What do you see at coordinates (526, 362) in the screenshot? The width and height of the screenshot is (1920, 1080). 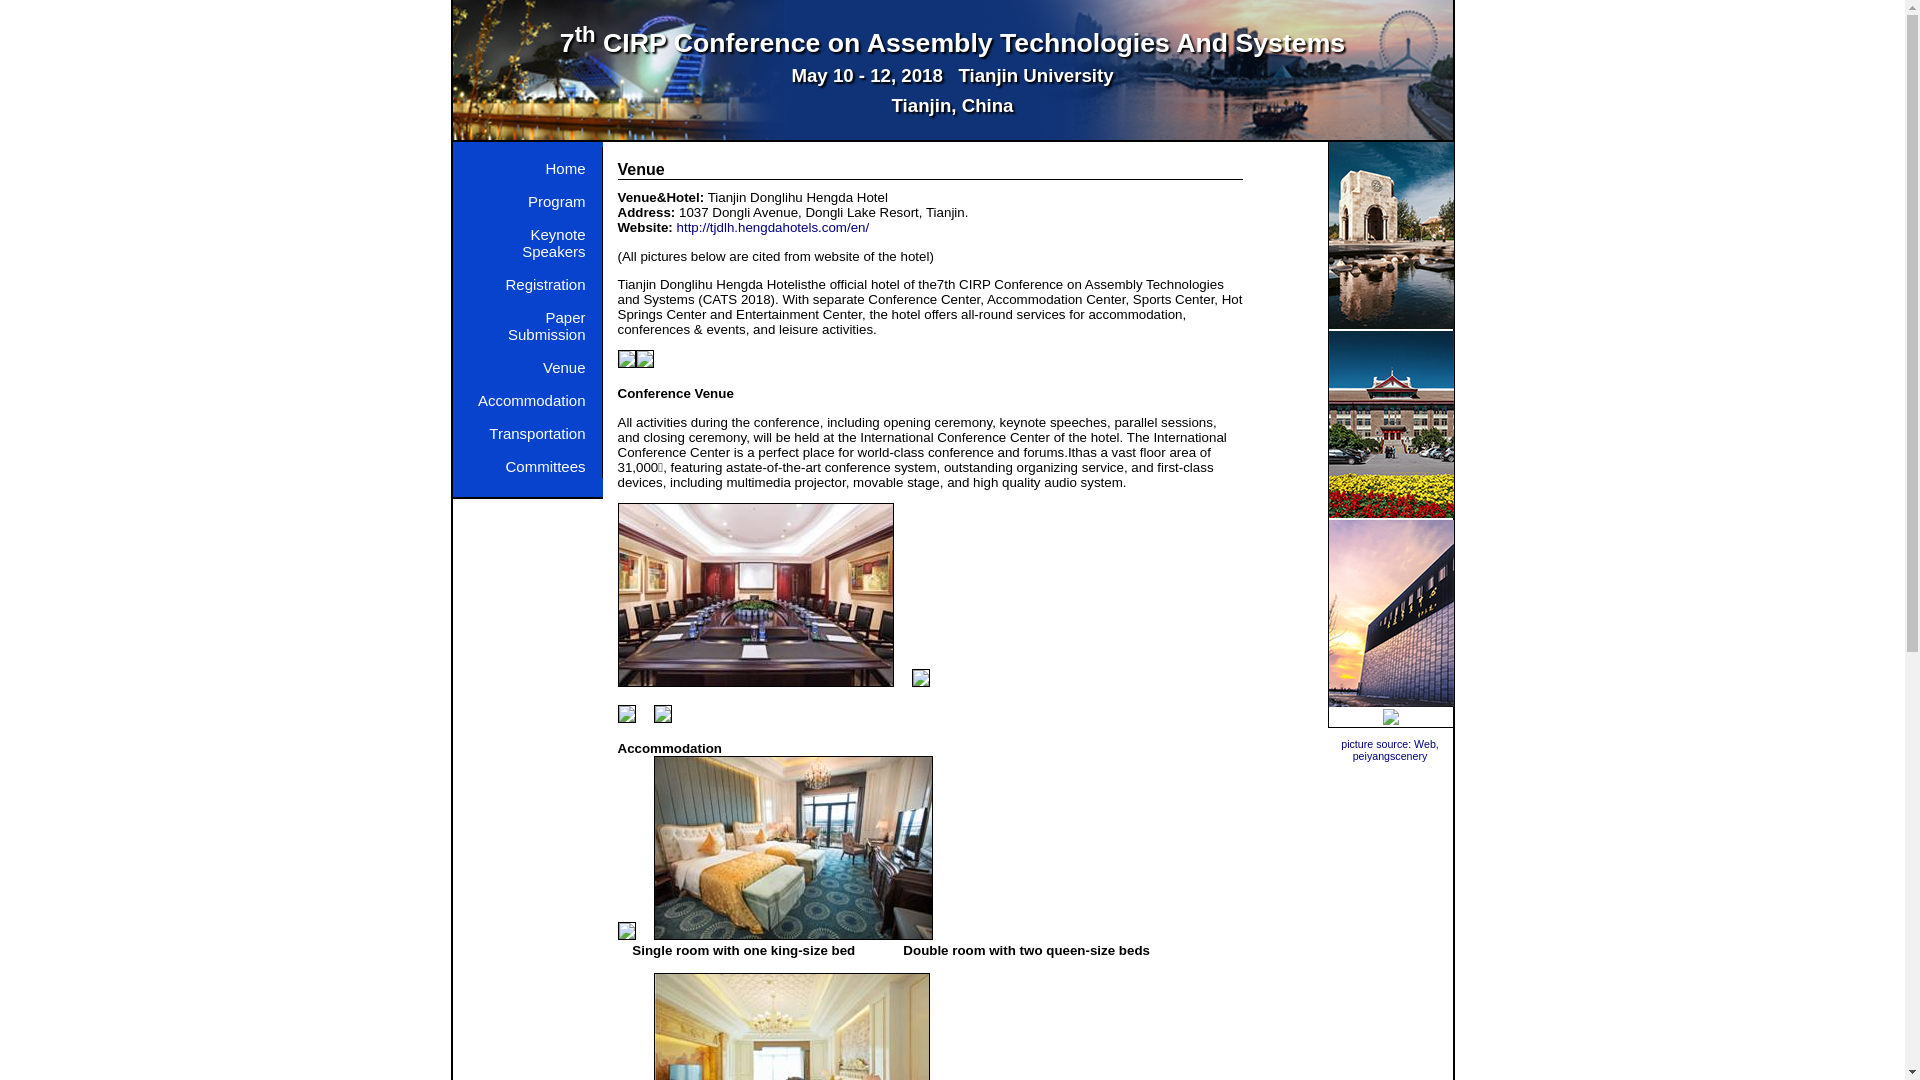 I see `'Venue'` at bounding box center [526, 362].